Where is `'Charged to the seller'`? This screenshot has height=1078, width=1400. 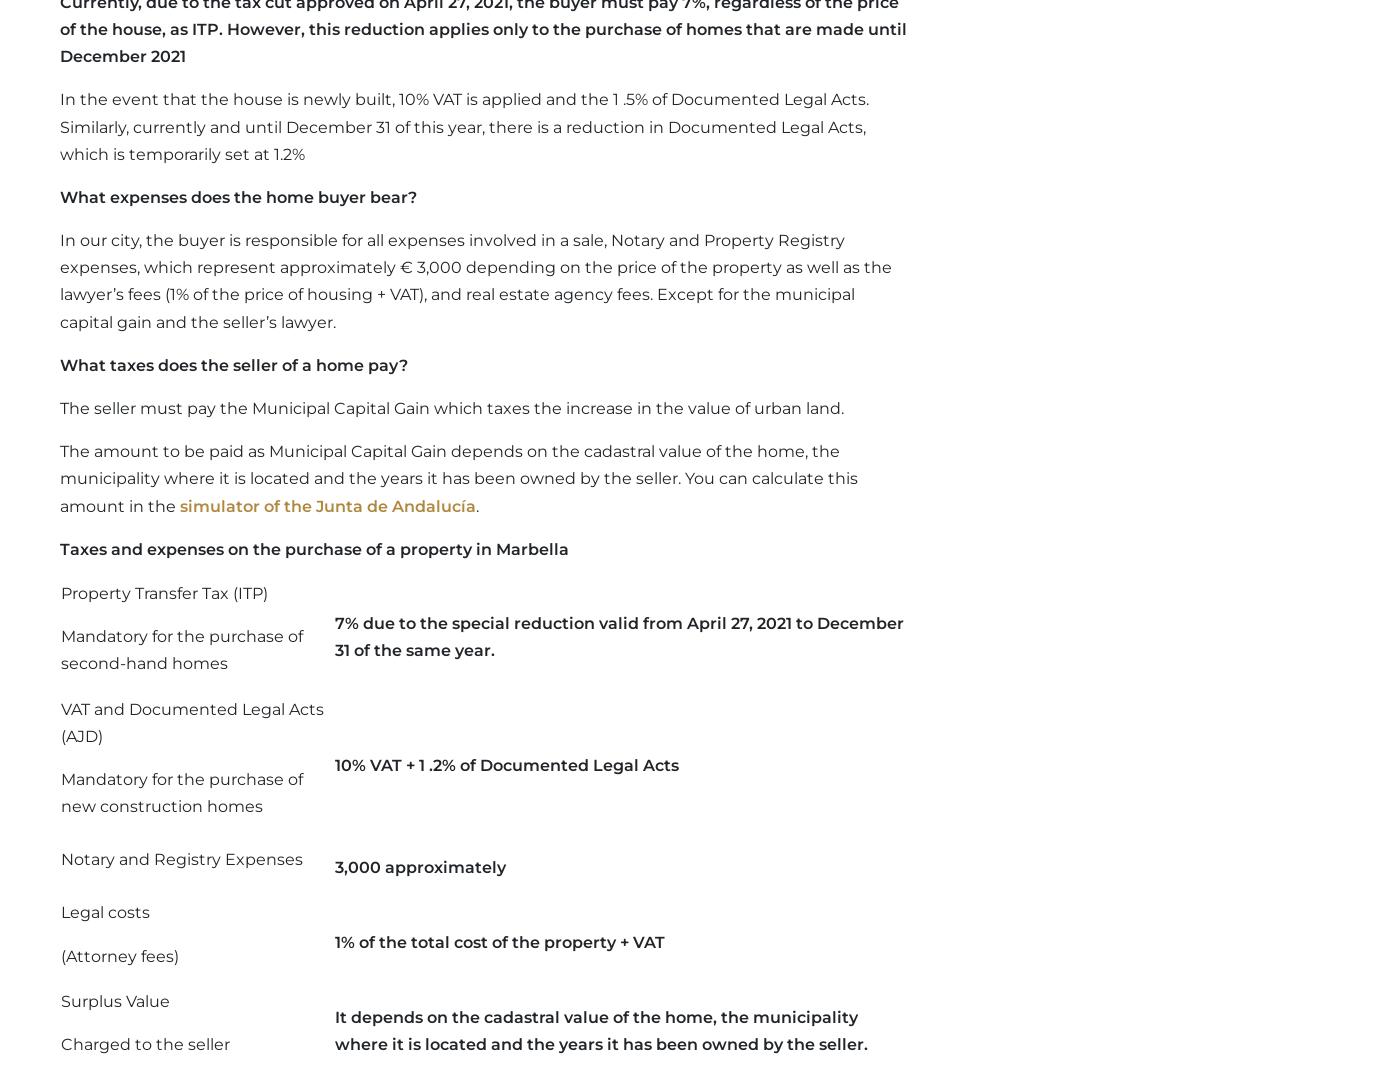
'Charged to the seller' is located at coordinates (61, 1044).